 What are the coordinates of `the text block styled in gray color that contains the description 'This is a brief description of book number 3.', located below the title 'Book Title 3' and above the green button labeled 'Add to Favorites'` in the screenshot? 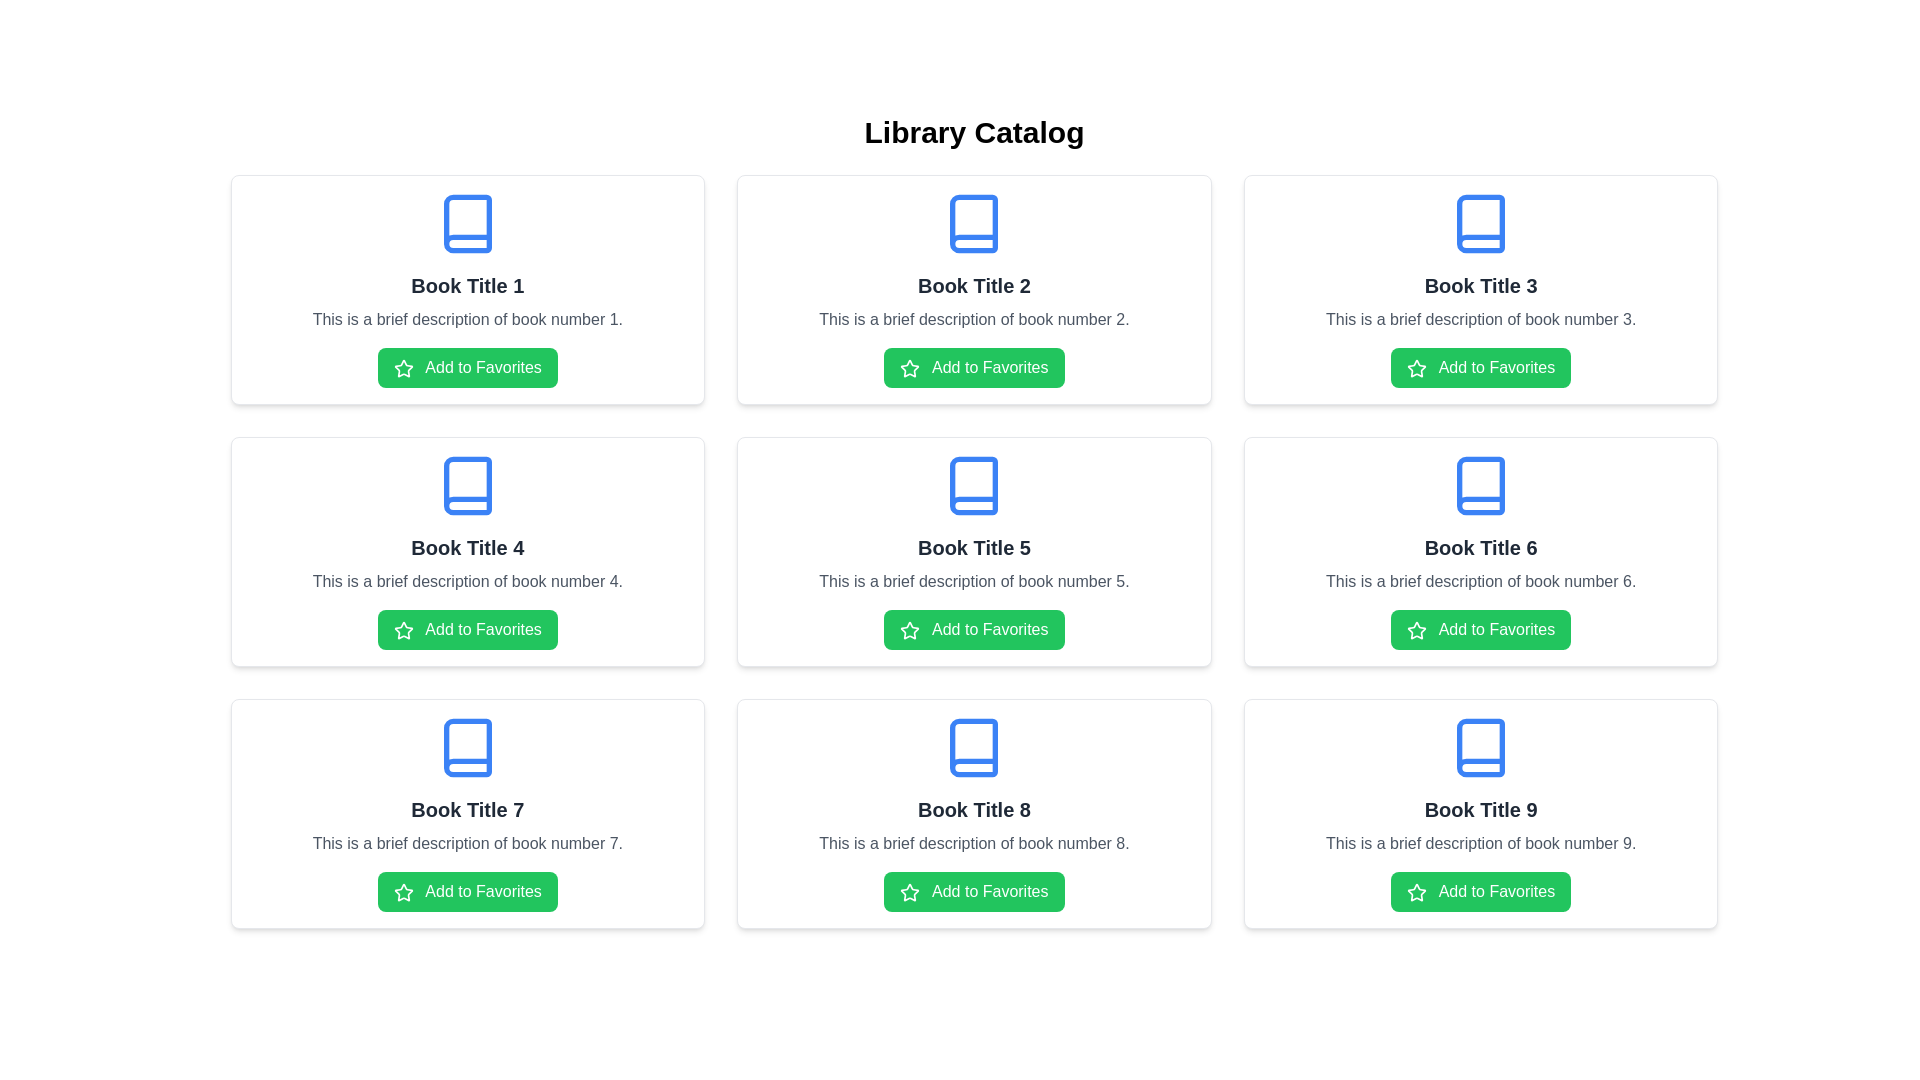 It's located at (1481, 319).